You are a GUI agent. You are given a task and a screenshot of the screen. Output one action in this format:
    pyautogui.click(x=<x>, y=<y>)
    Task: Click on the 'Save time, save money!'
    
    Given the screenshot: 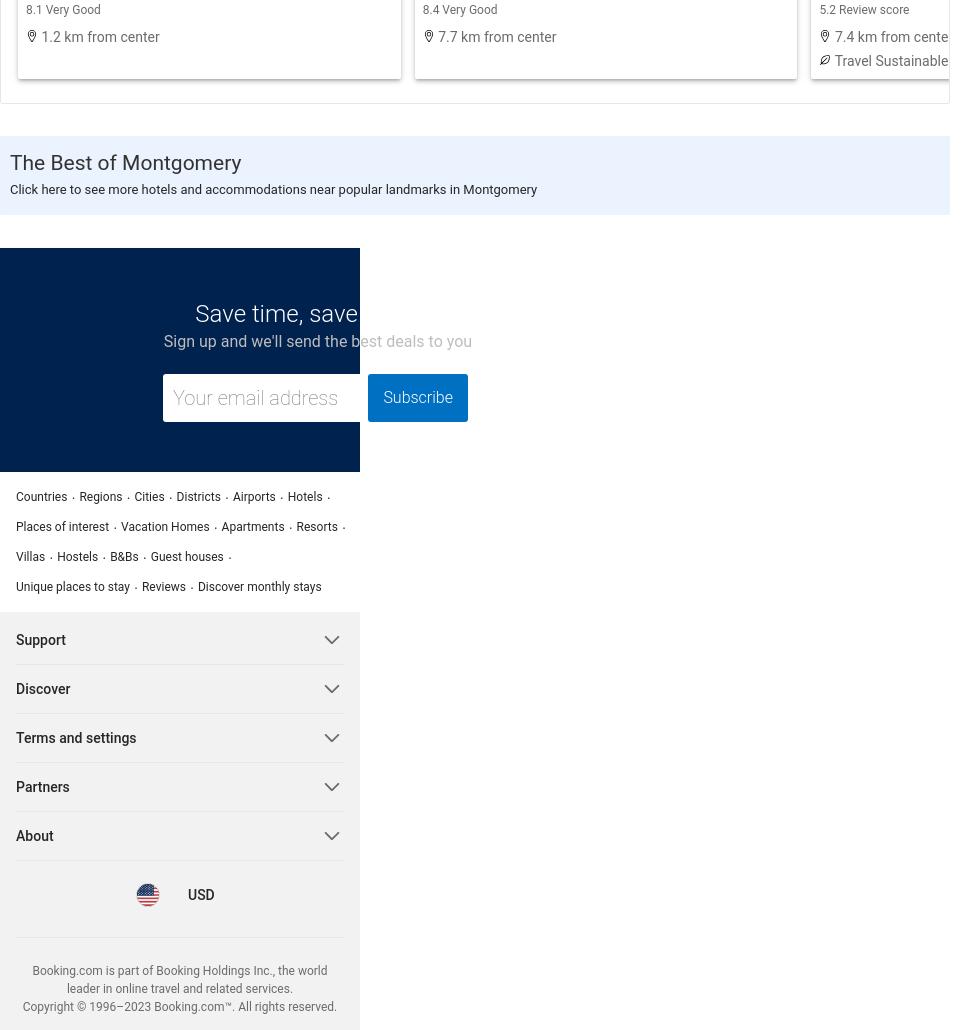 What is the action you would take?
    pyautogui.click(x=194, y=312)
    